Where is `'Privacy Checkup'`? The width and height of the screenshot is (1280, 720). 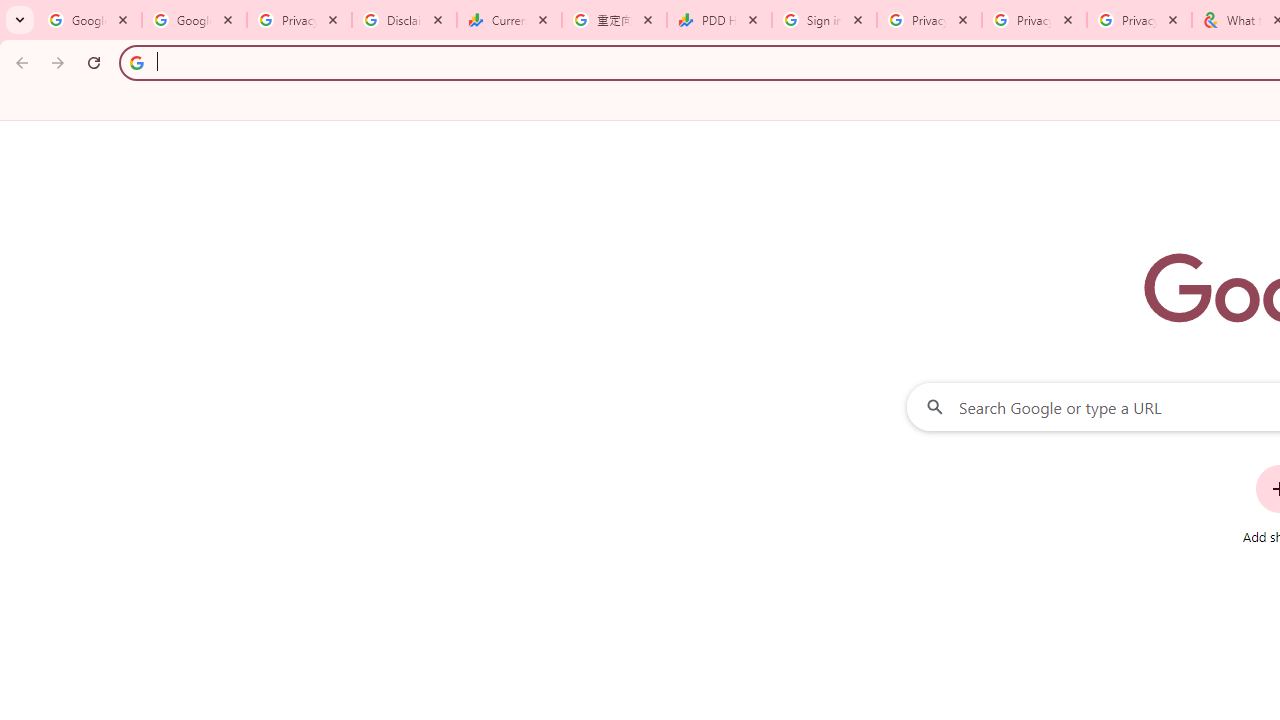
'Privacy Checkup' is located at coordinates (1034, 20).